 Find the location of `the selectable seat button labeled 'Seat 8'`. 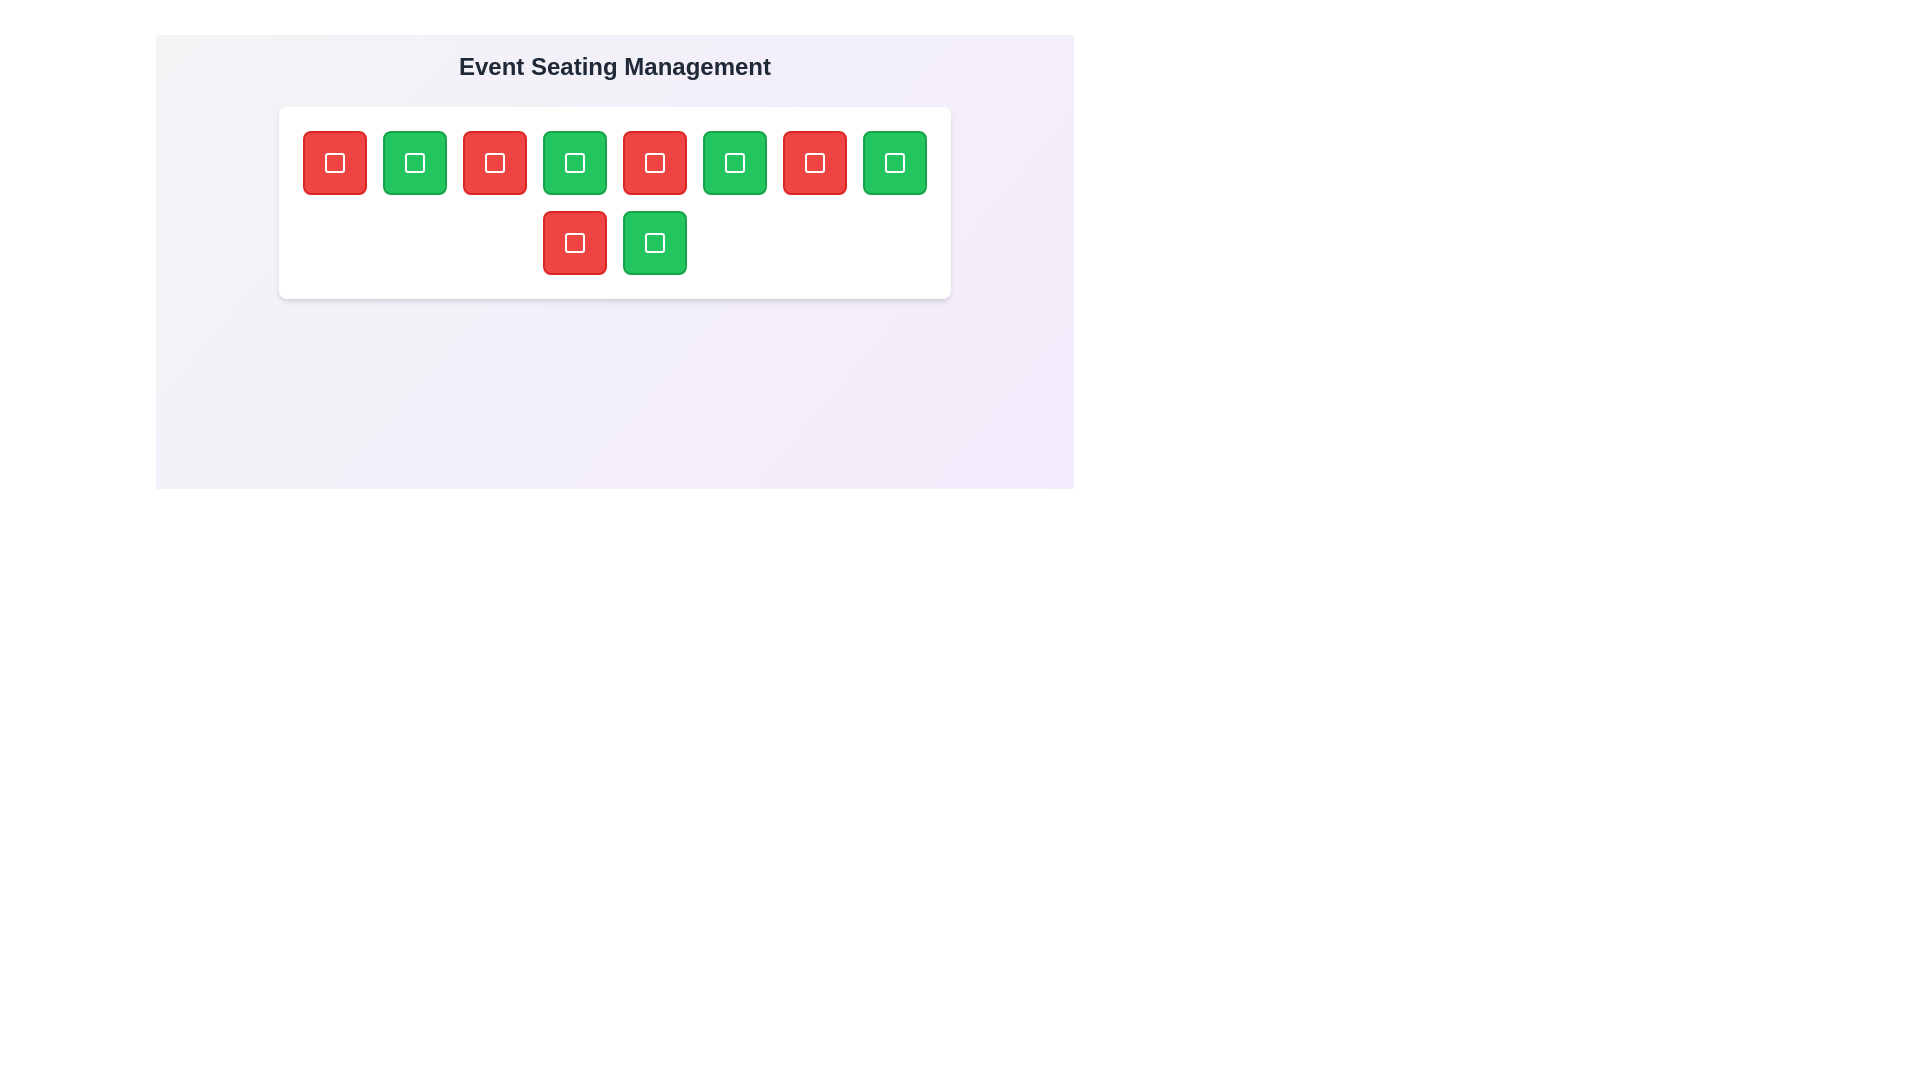

the selectable seat button labeled 'Seat 8' is located at coordinates (893, 161).